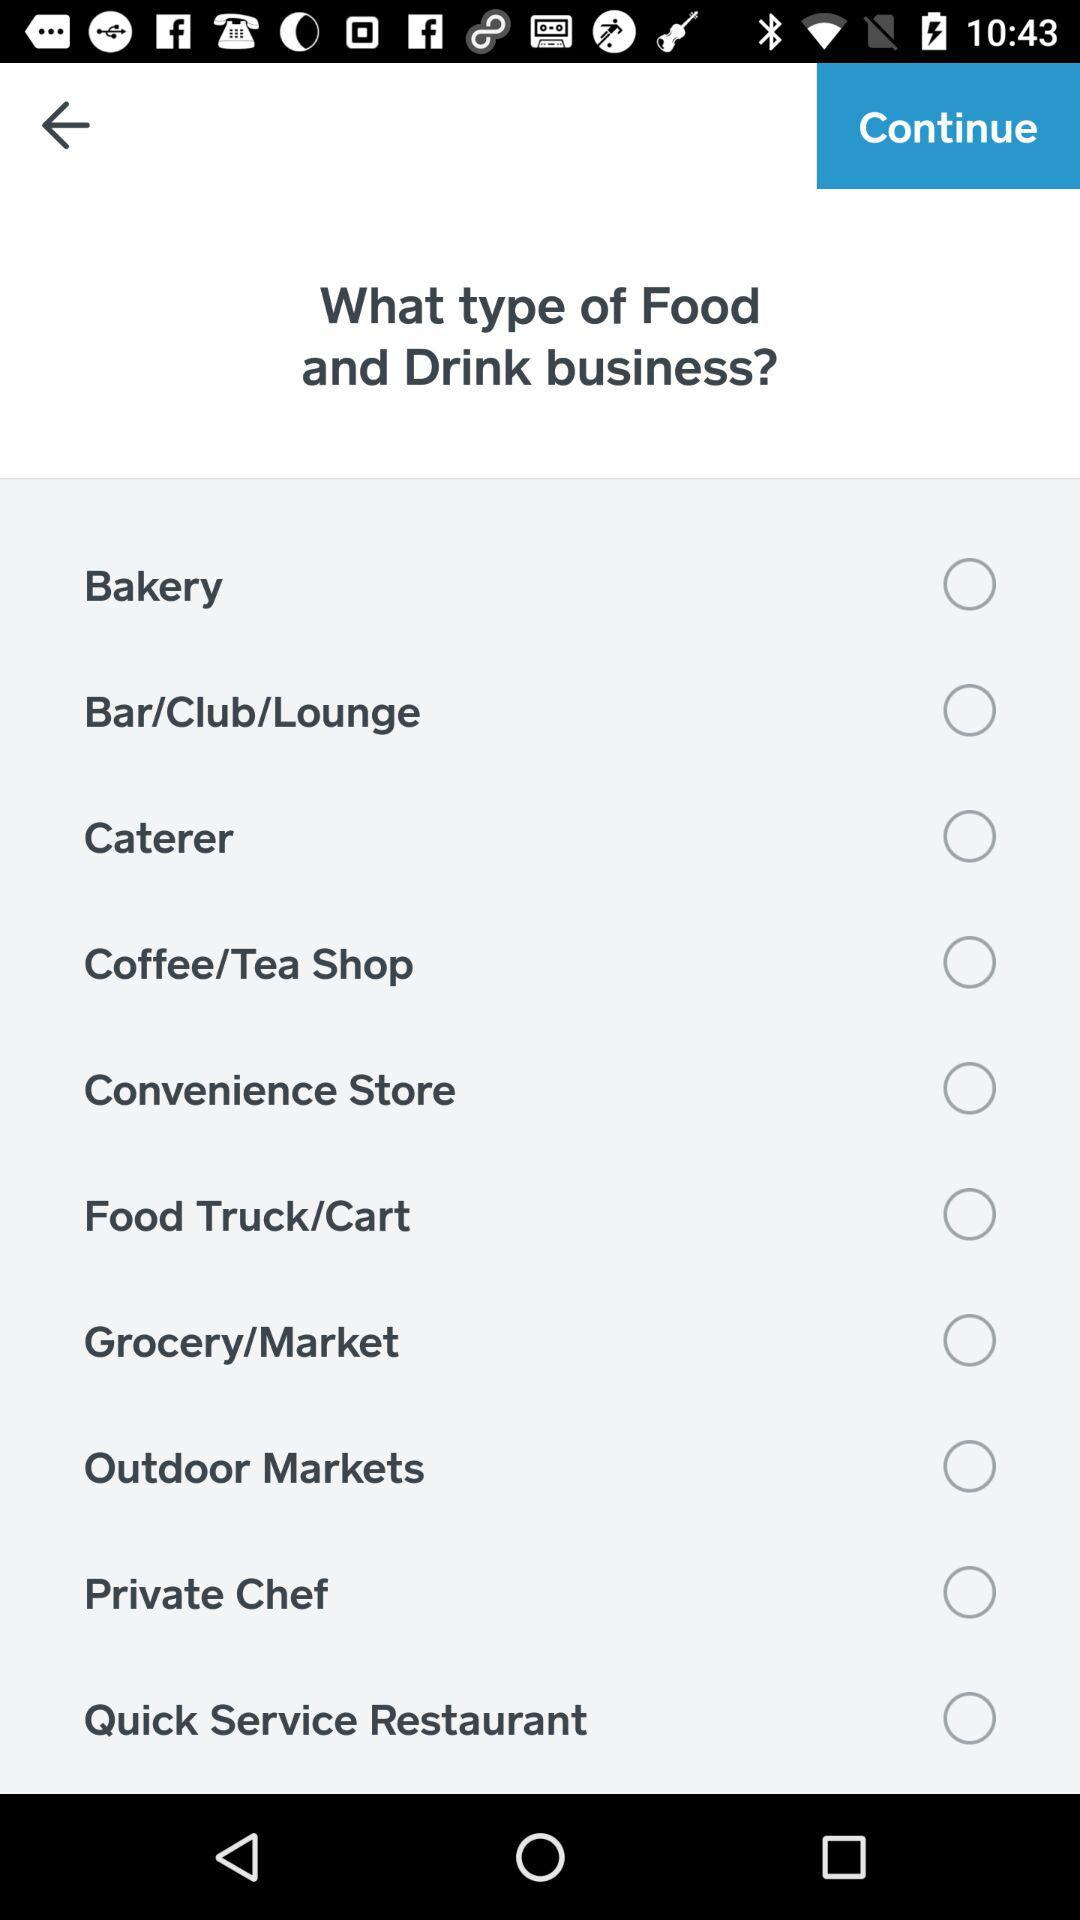  What do you see at coordinates (947, 124) in the screenshot?
I see `the continue at the top right corner` at bounding box center [947, 124].